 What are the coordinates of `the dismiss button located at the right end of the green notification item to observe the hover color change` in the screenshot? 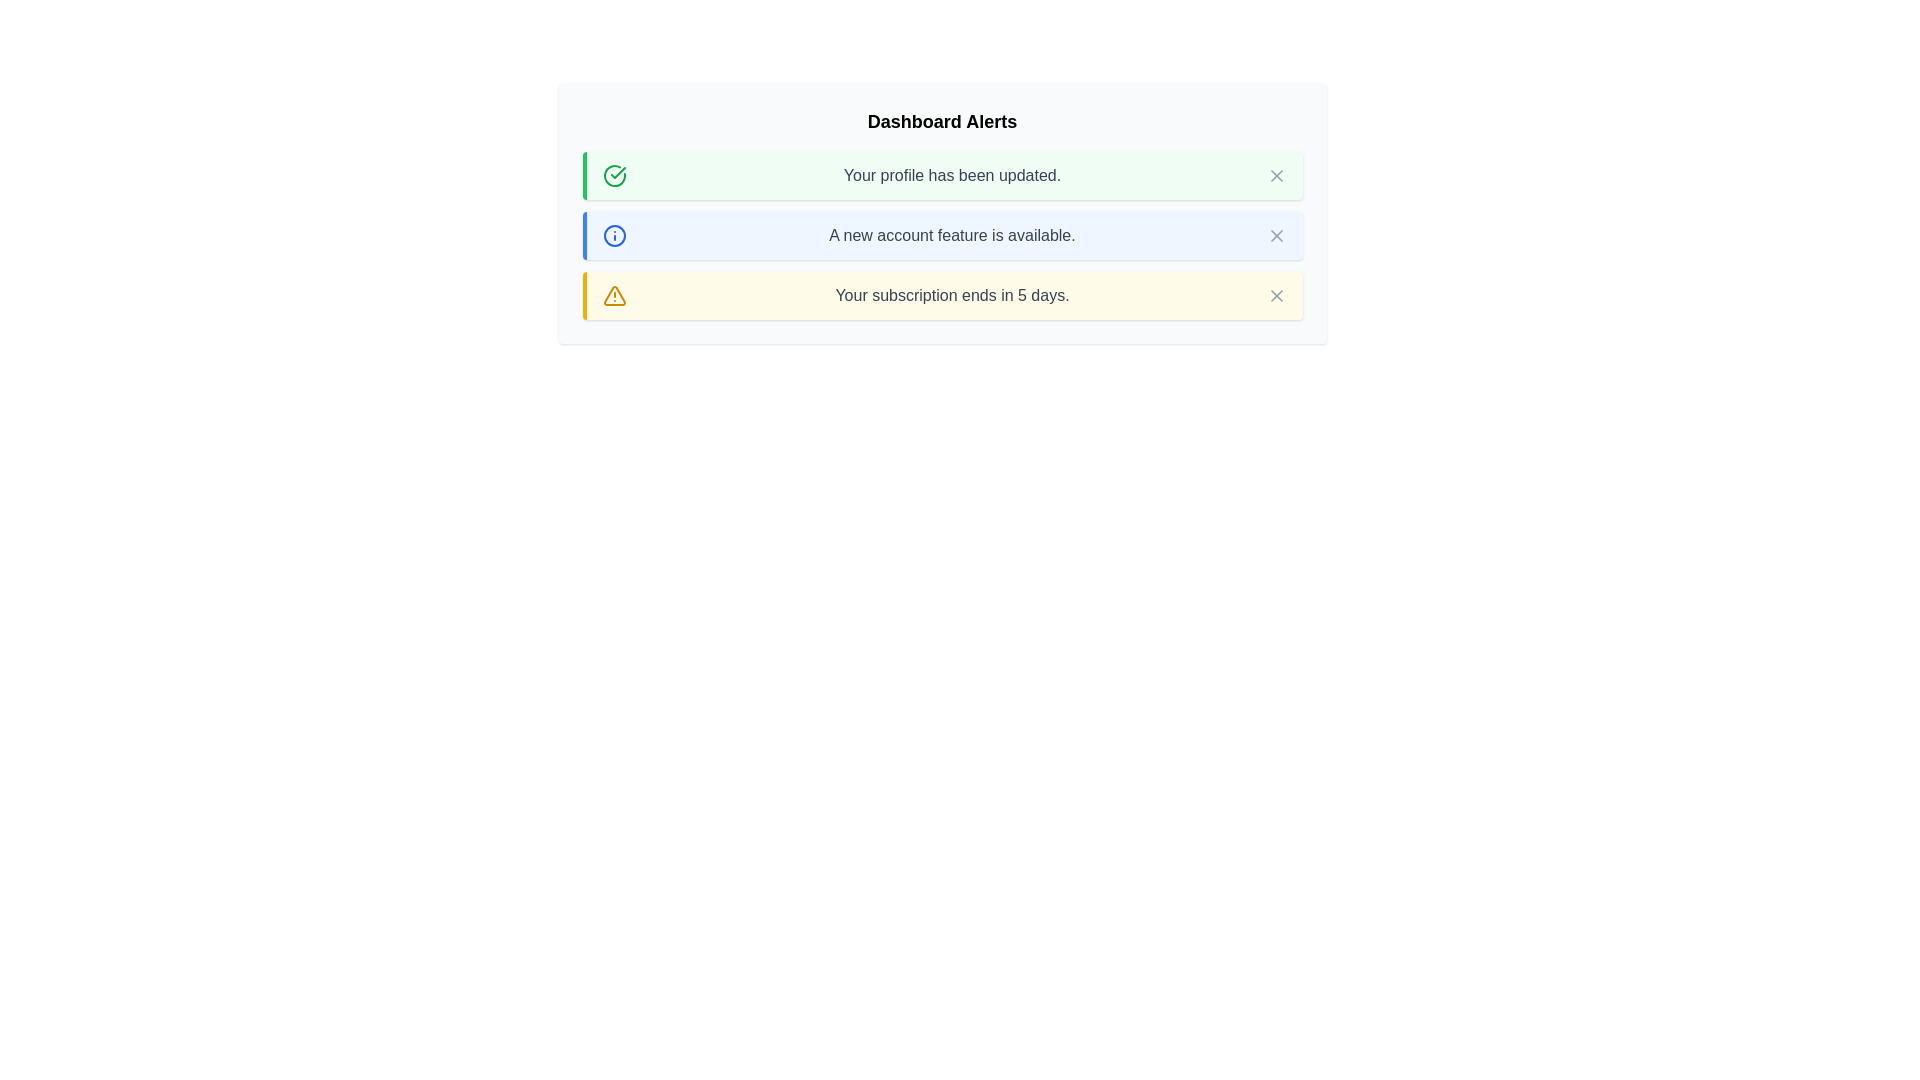 It's located at (1275, 175).